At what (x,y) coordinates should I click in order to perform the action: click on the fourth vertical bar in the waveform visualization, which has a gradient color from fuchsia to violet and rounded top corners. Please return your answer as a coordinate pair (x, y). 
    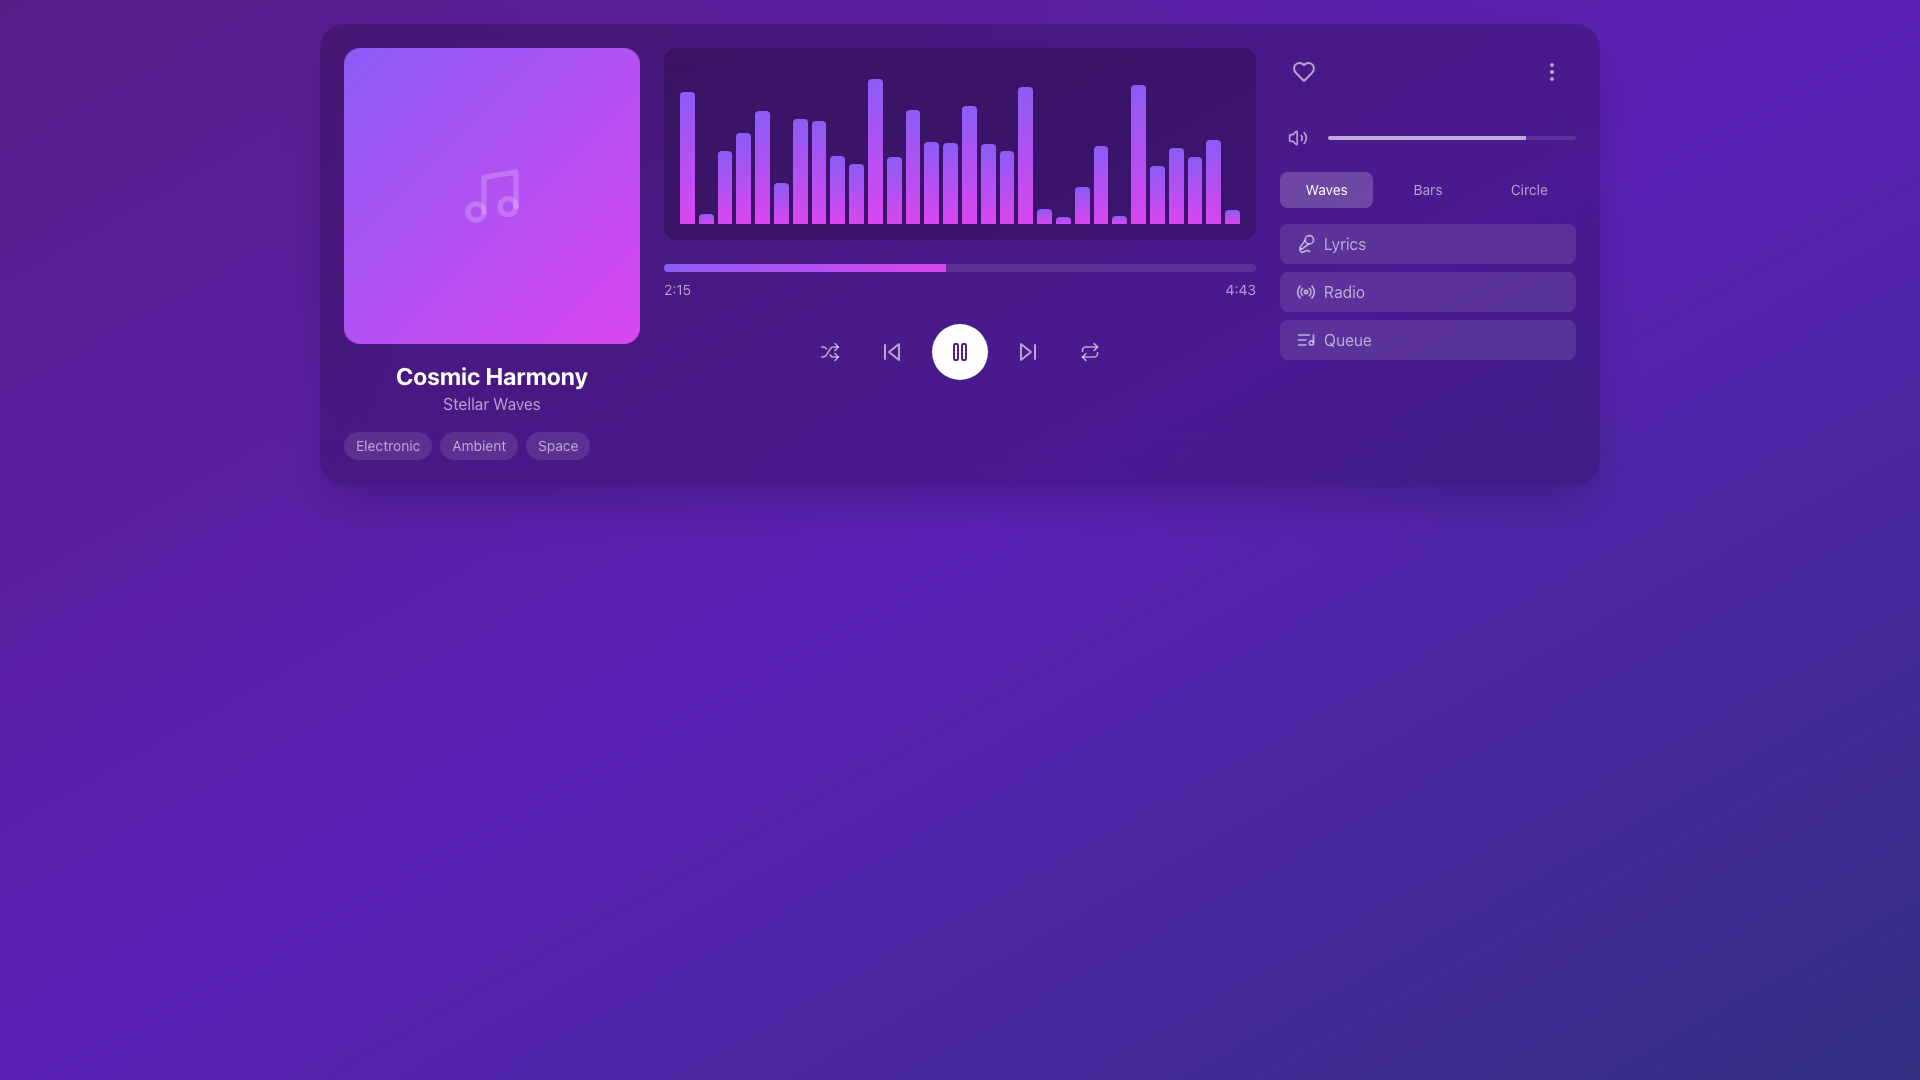
    Looking at the image, I should click on (742, 177).